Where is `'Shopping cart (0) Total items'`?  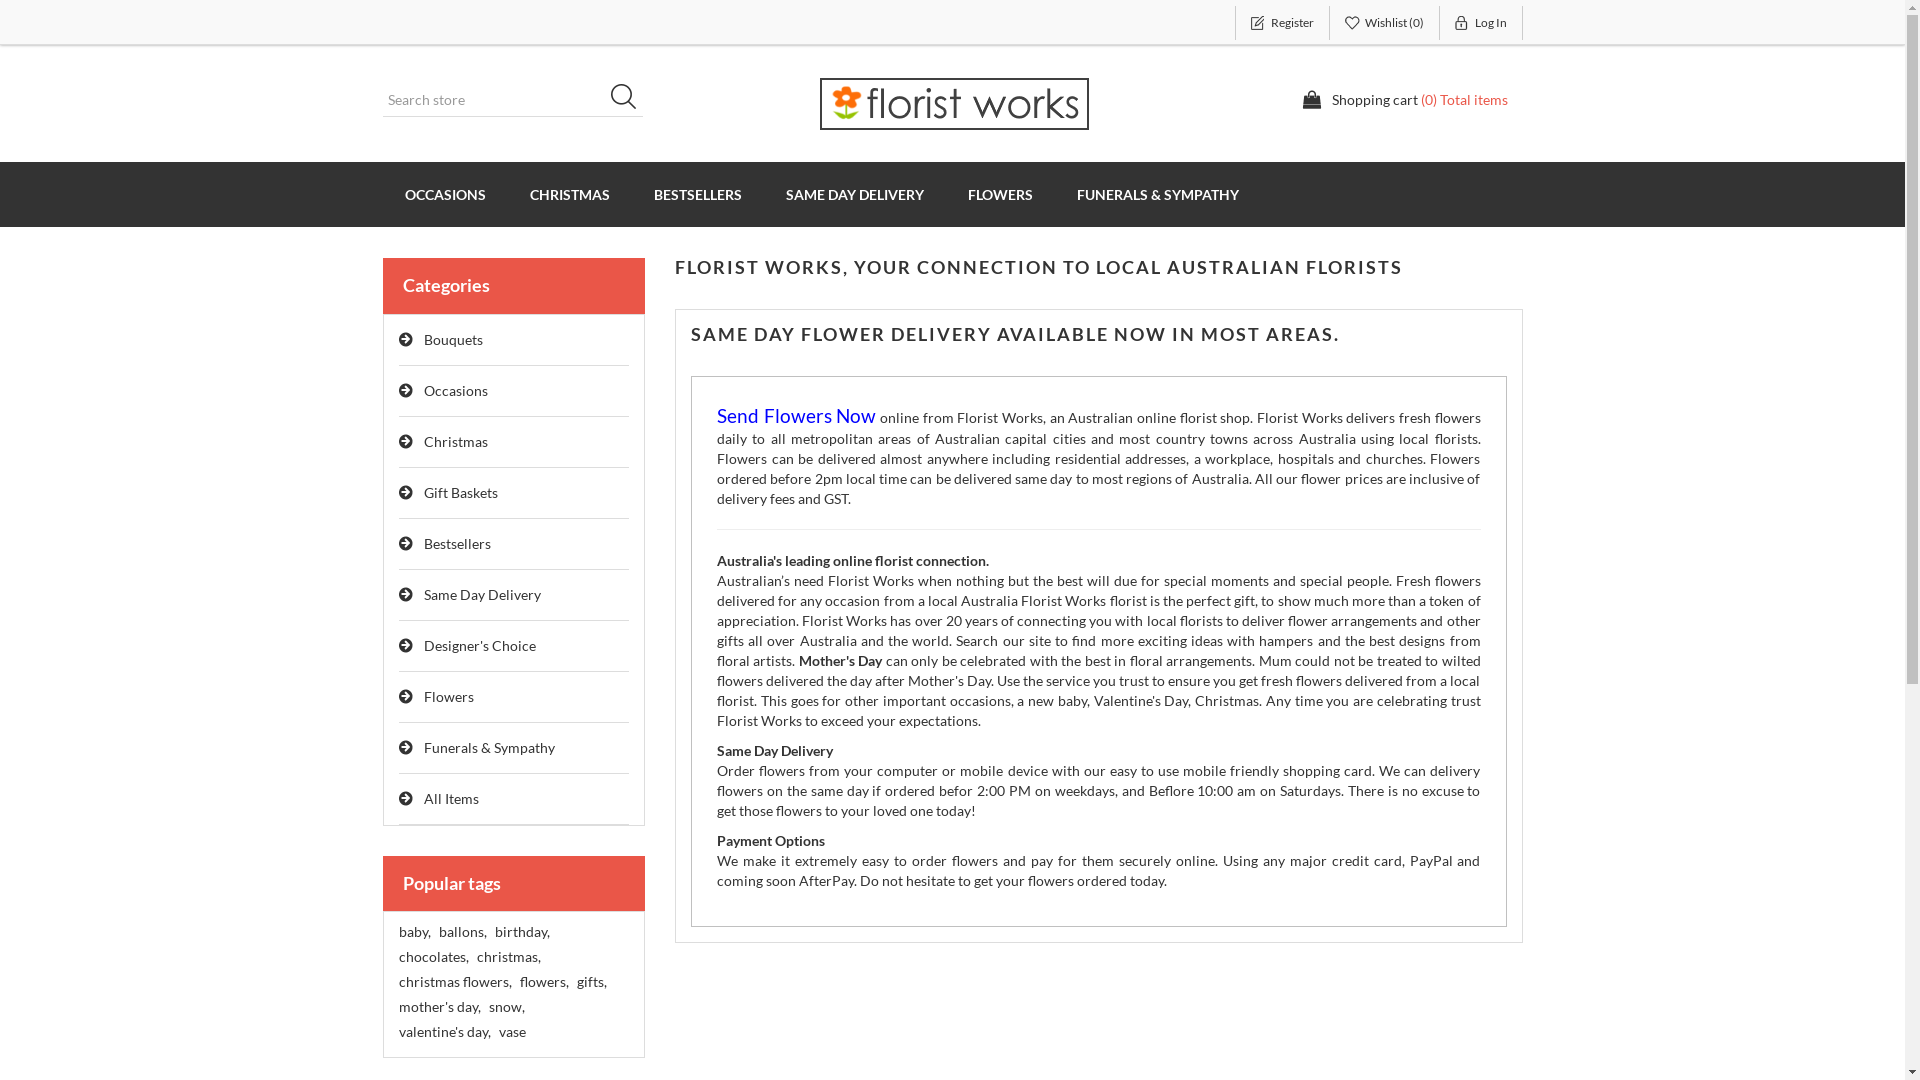 'Shopping cart (0) Total items' is located at coordinates (1301, 100).